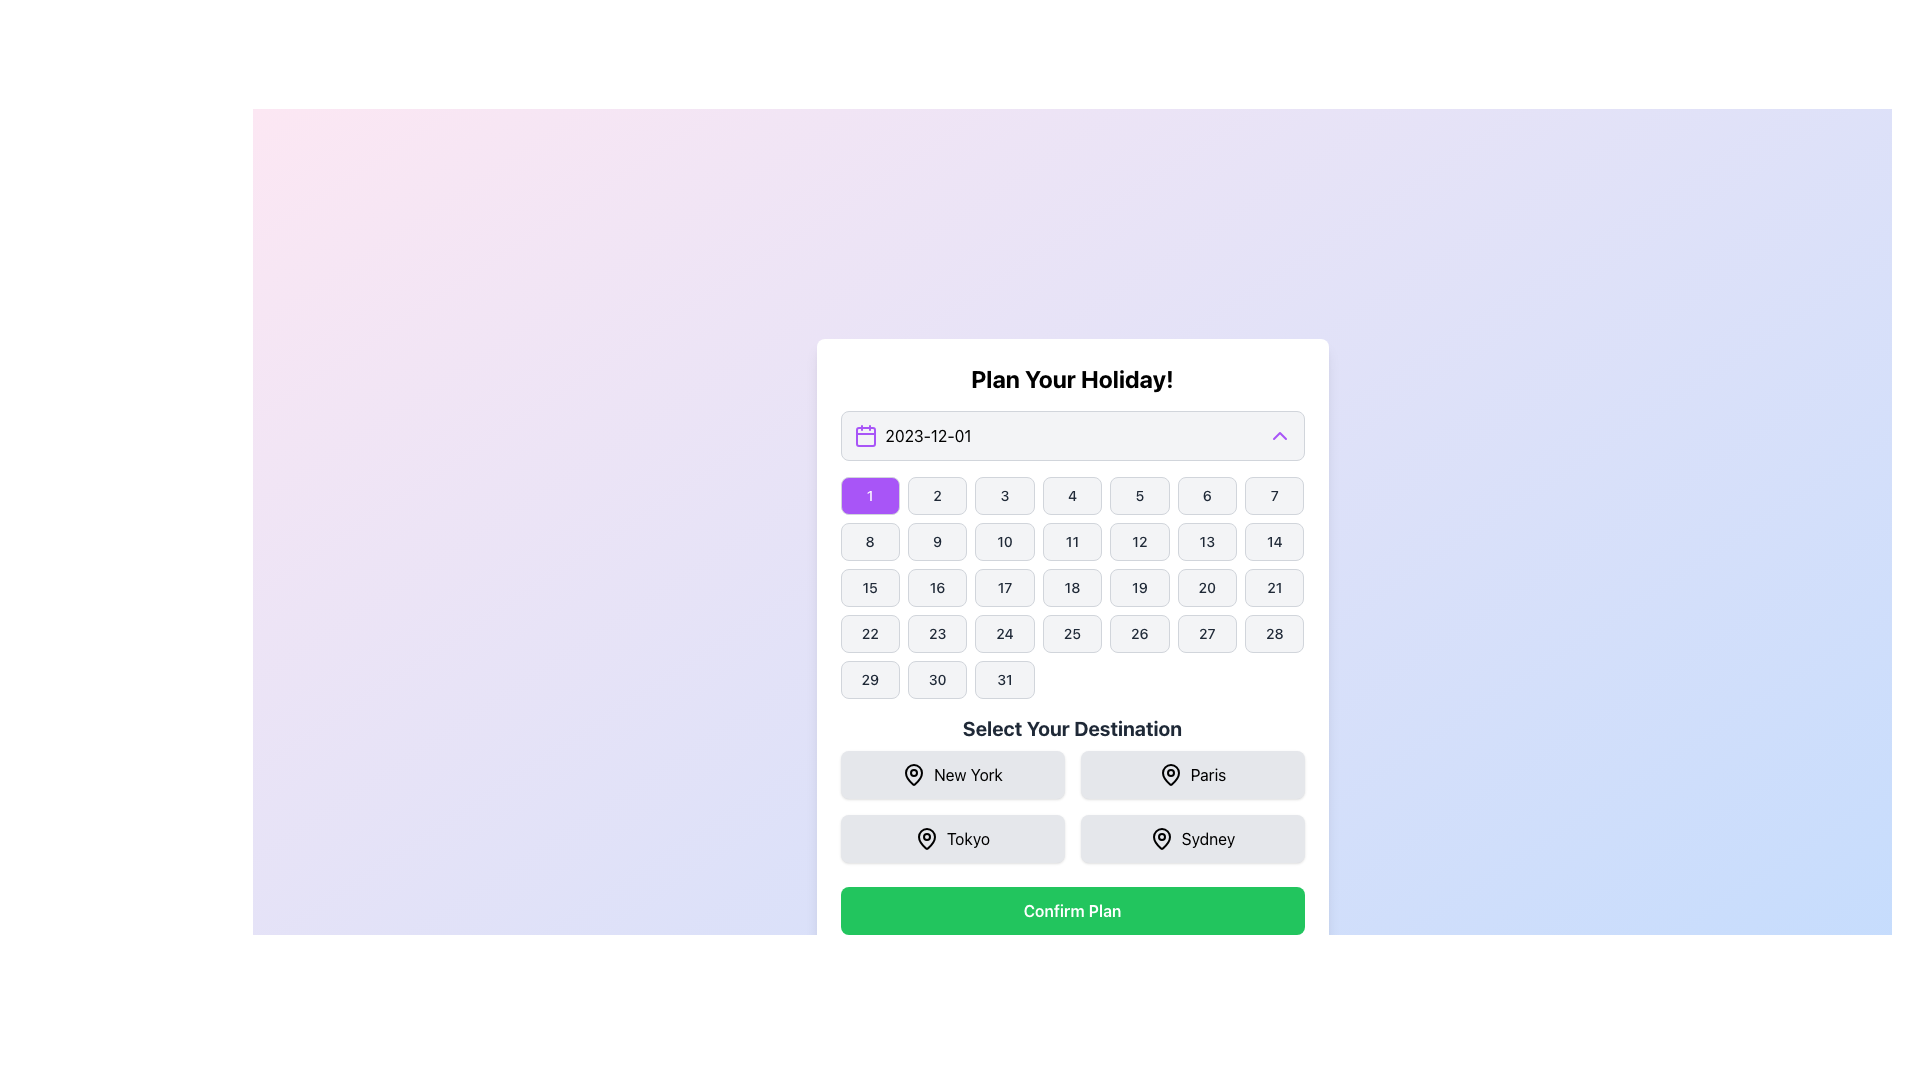 Image resolution: width=1920 pixels, height=1080 pixels. What do you see at coordinates (1139, 586) in the screenshot?
I see `the interactive calendar day button displaying '19' to highlight its state` at bounding box center [1139, 586].